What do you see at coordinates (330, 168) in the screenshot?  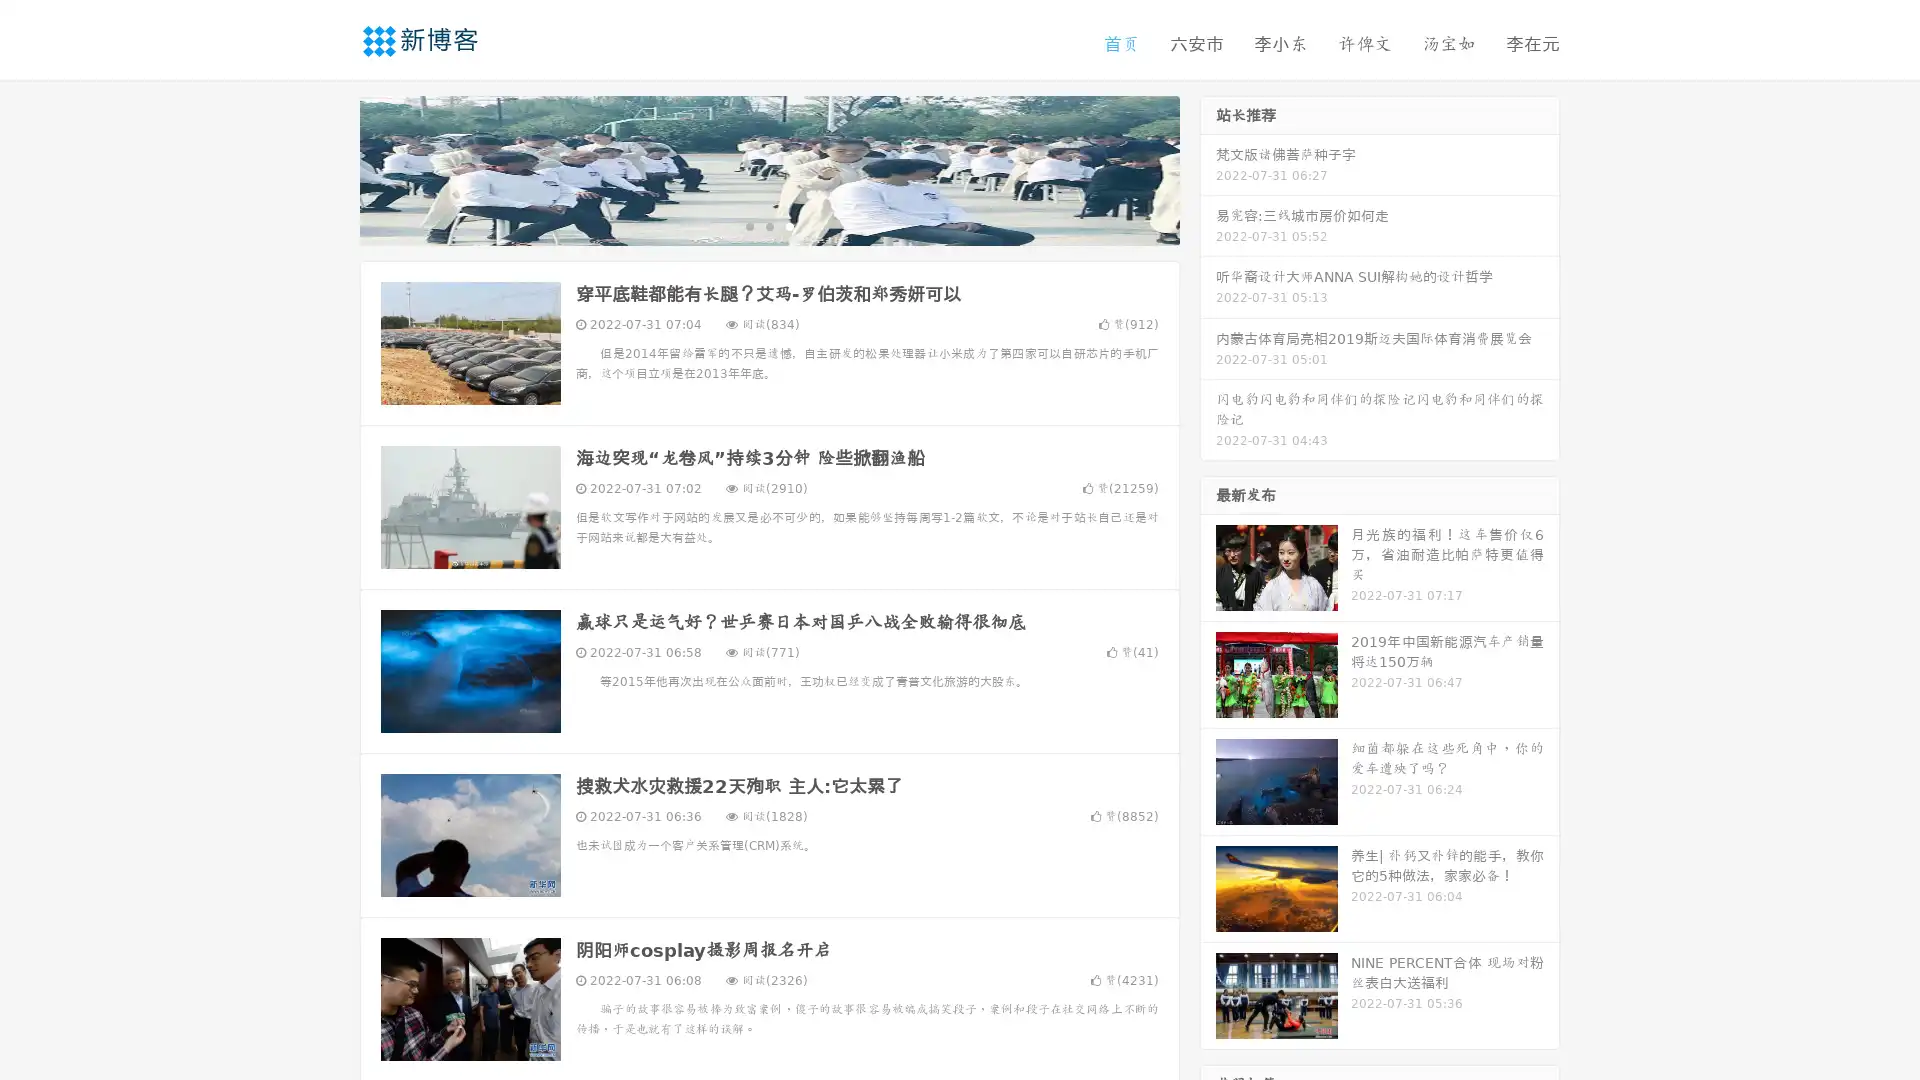 I see `Previous slide` at bounding box center [330, 168].